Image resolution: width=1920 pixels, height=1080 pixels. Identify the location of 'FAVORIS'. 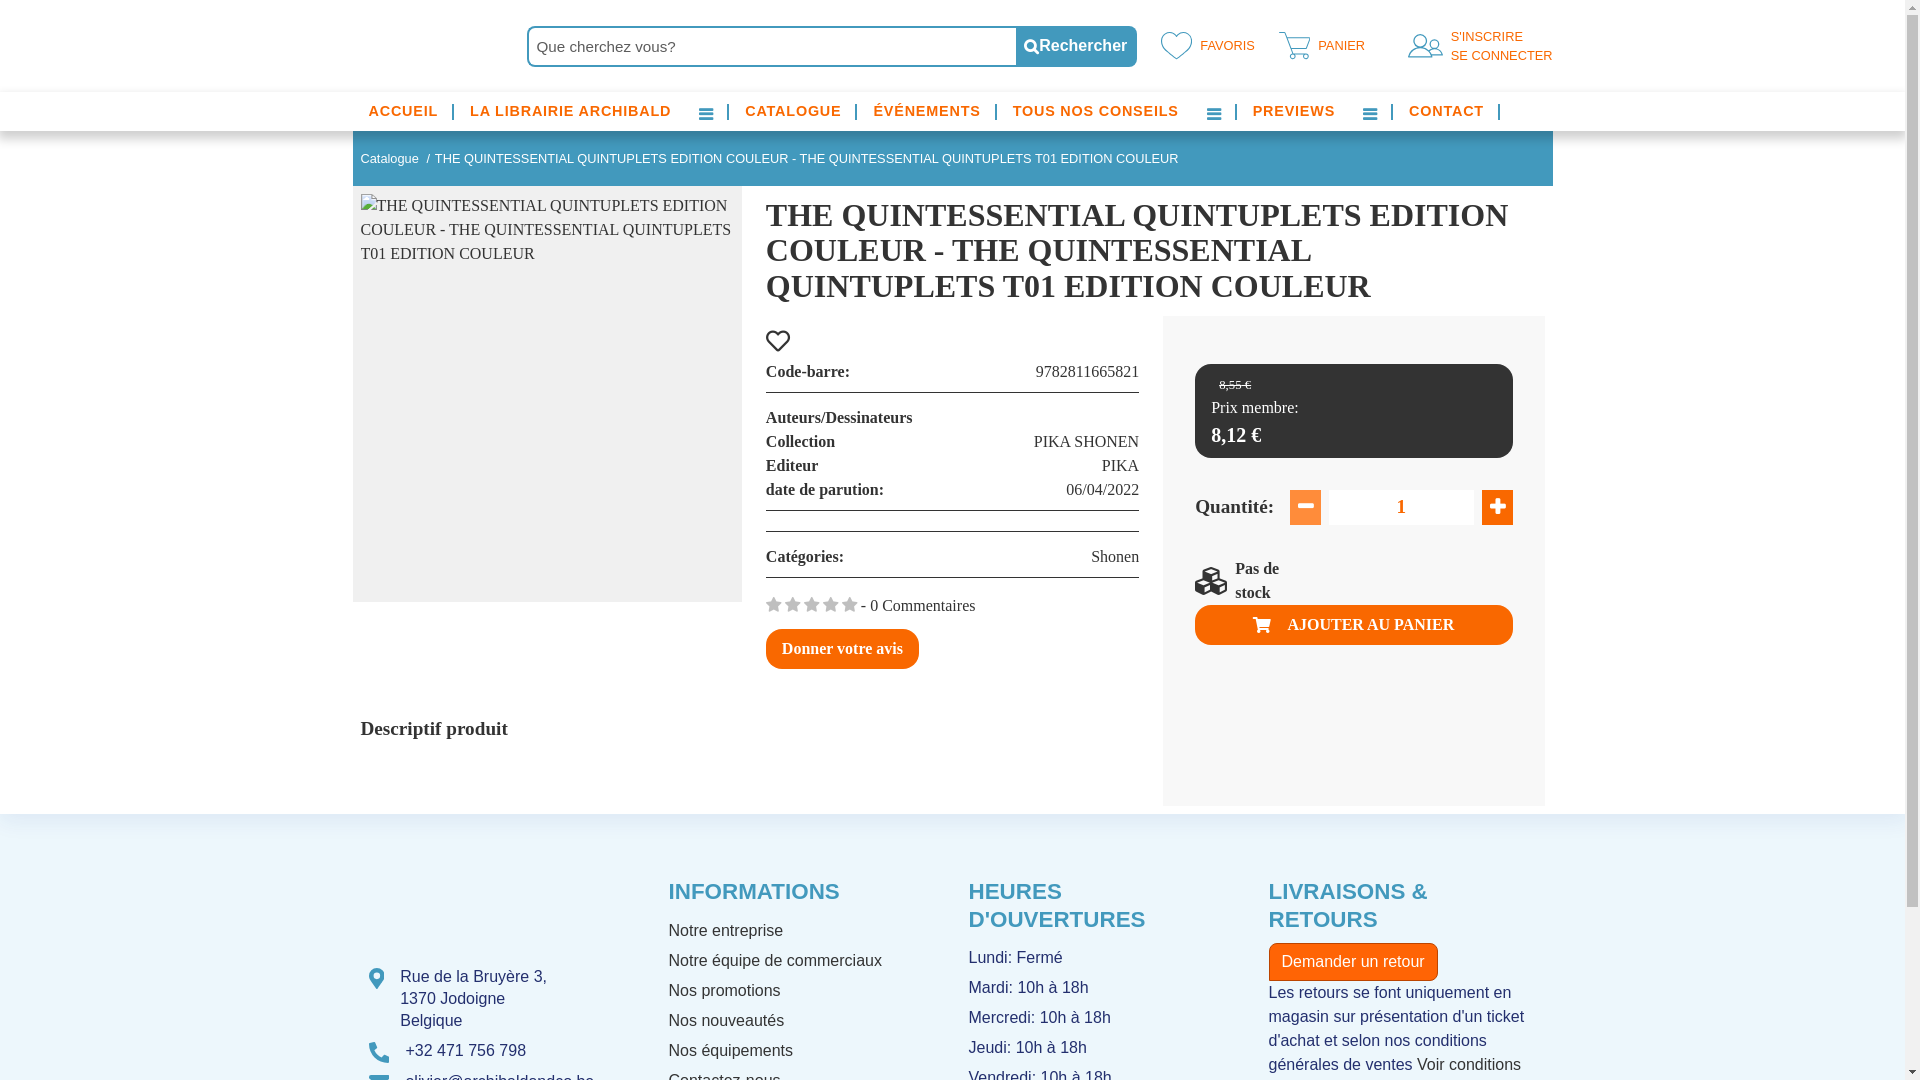
(1203, 45).